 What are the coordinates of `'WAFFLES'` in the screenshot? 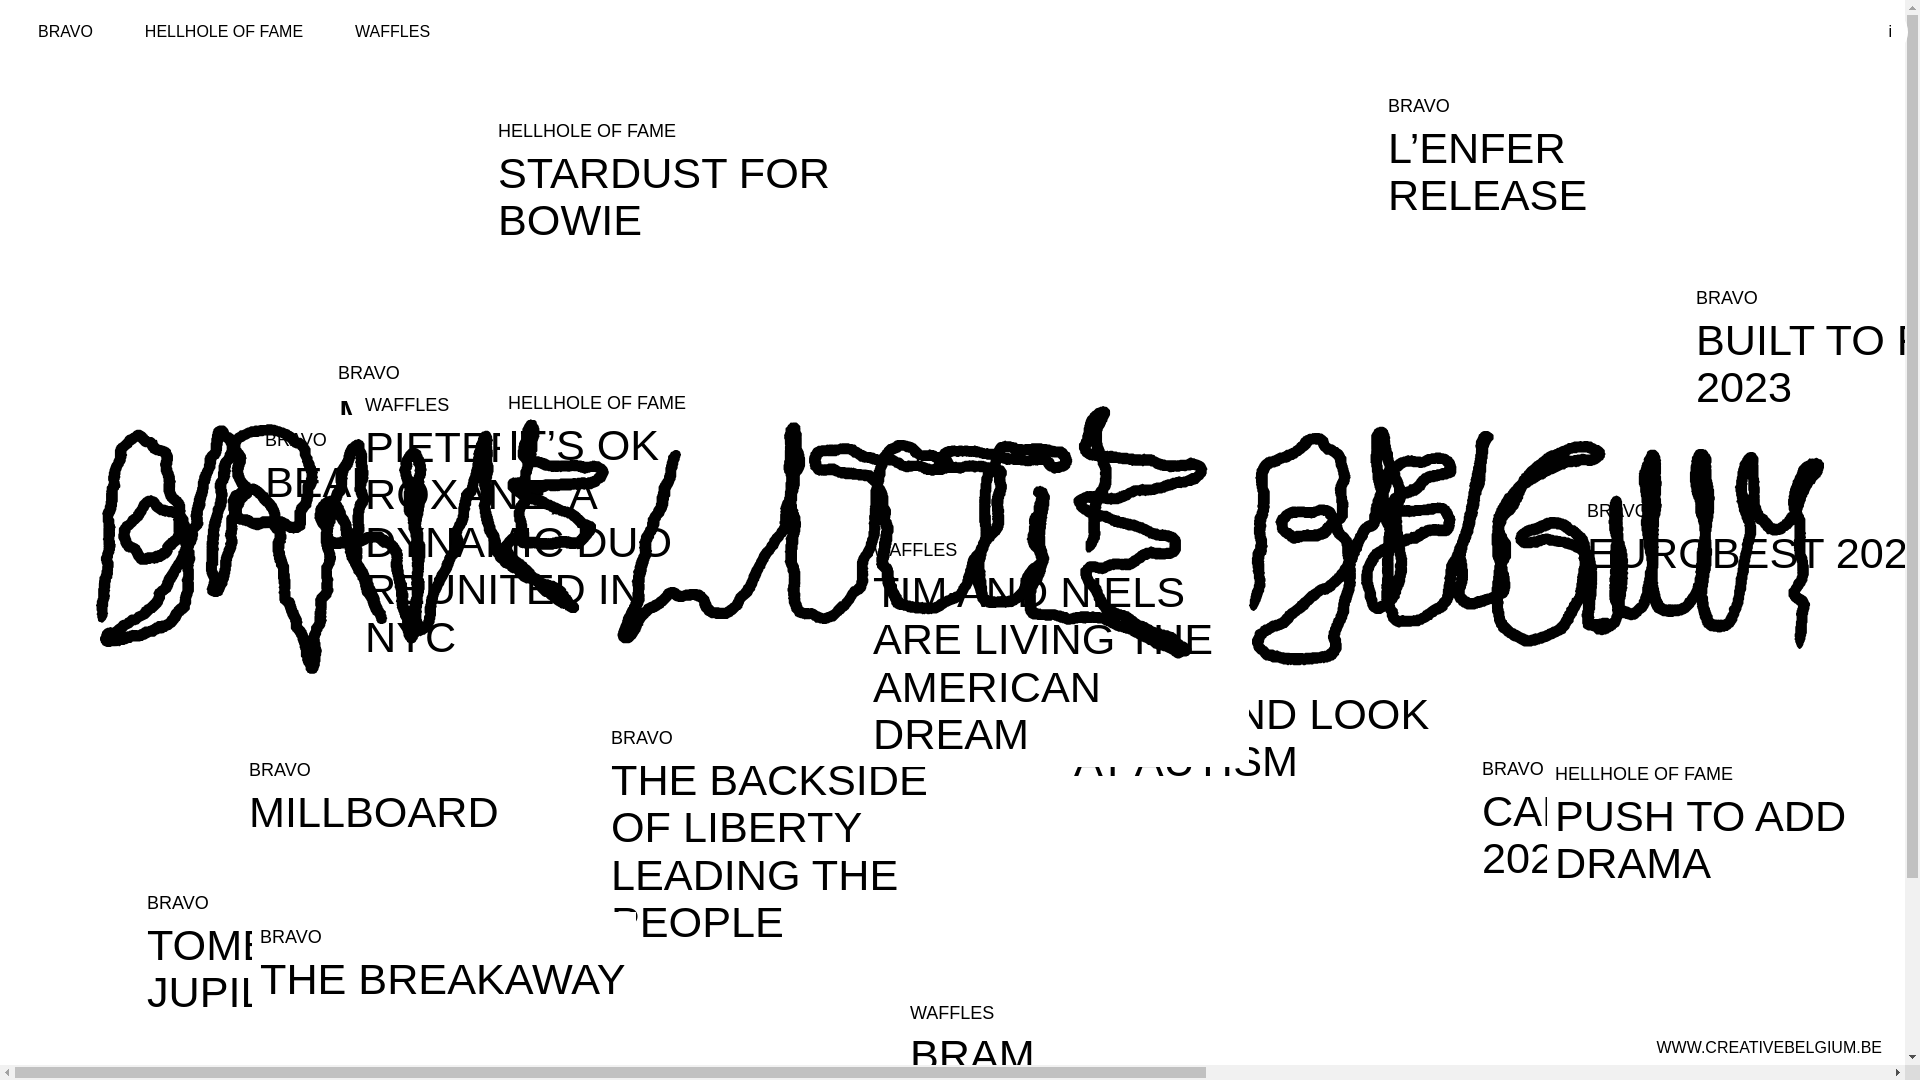 It's located at (332, 31).